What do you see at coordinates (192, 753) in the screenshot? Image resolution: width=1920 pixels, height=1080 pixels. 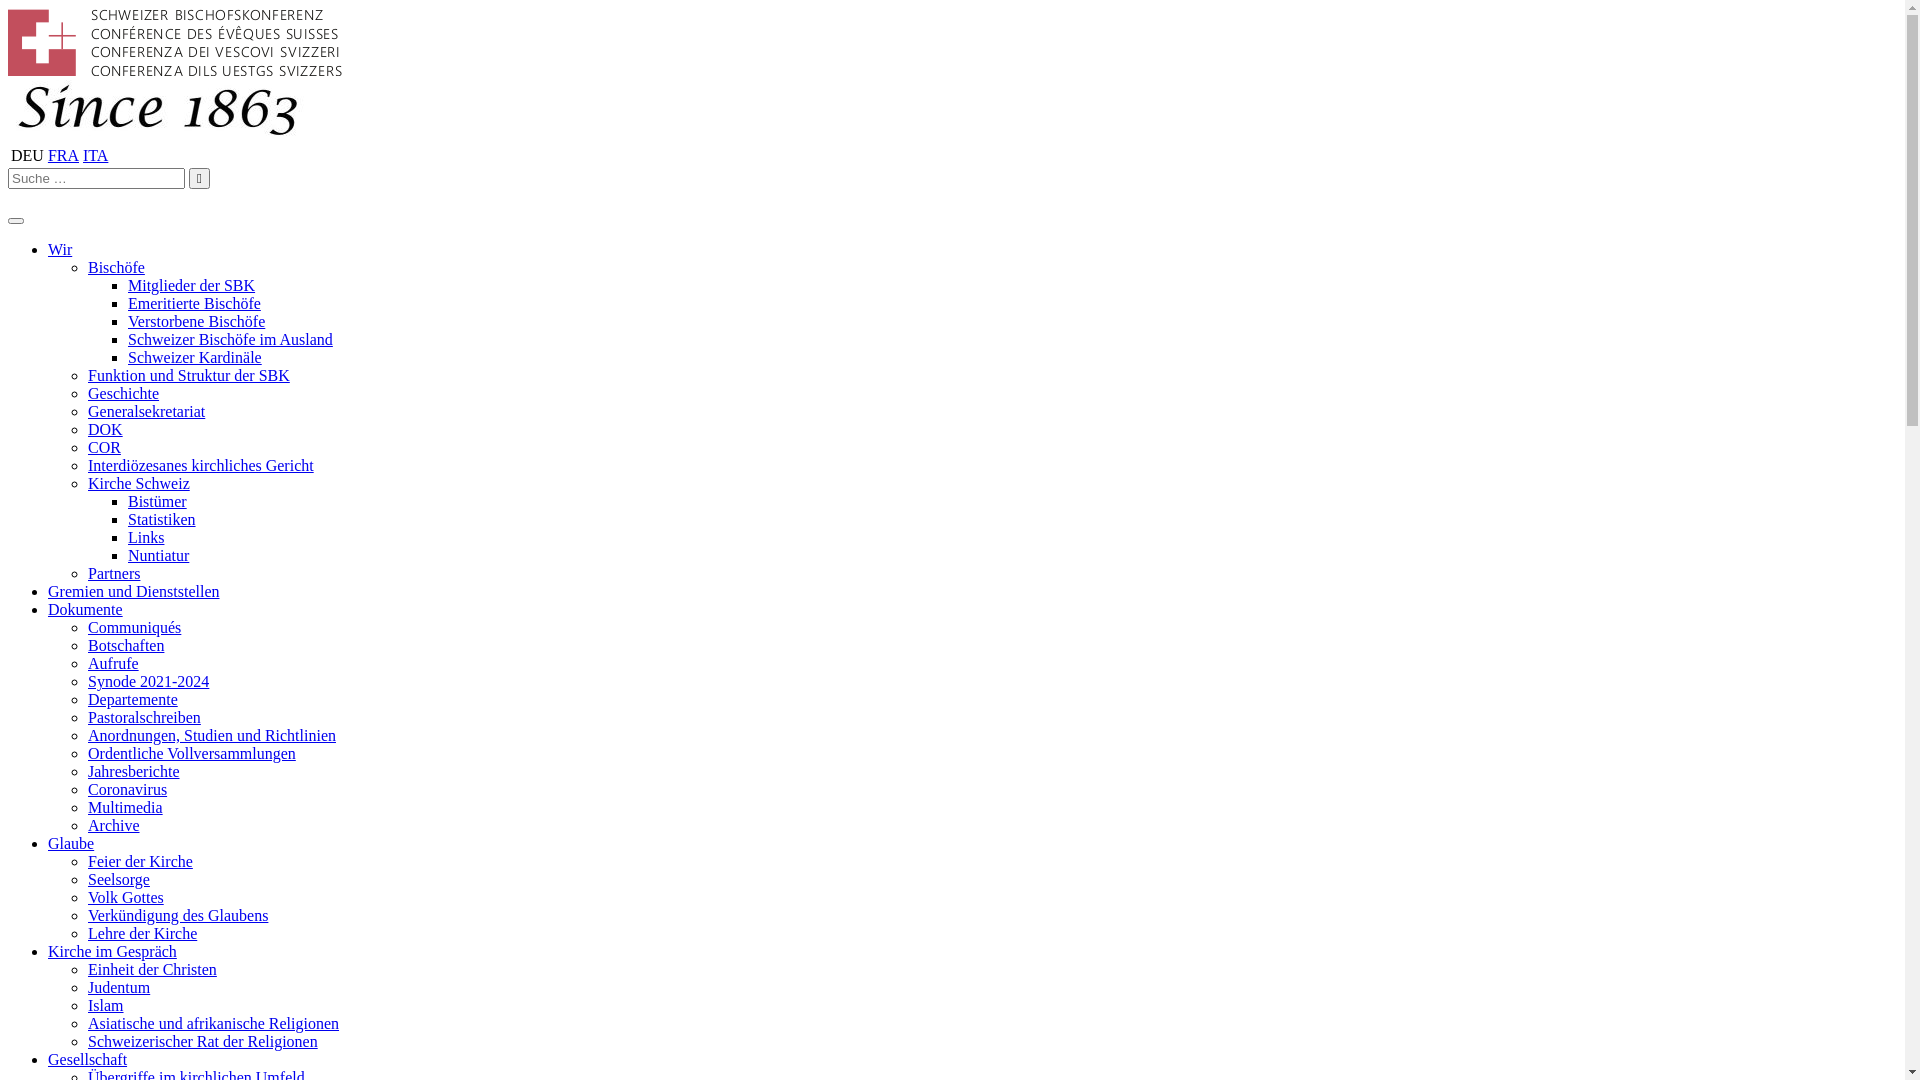 I see `'Ordentliche Vollversammlungen'` at bounding box center [192, 753].